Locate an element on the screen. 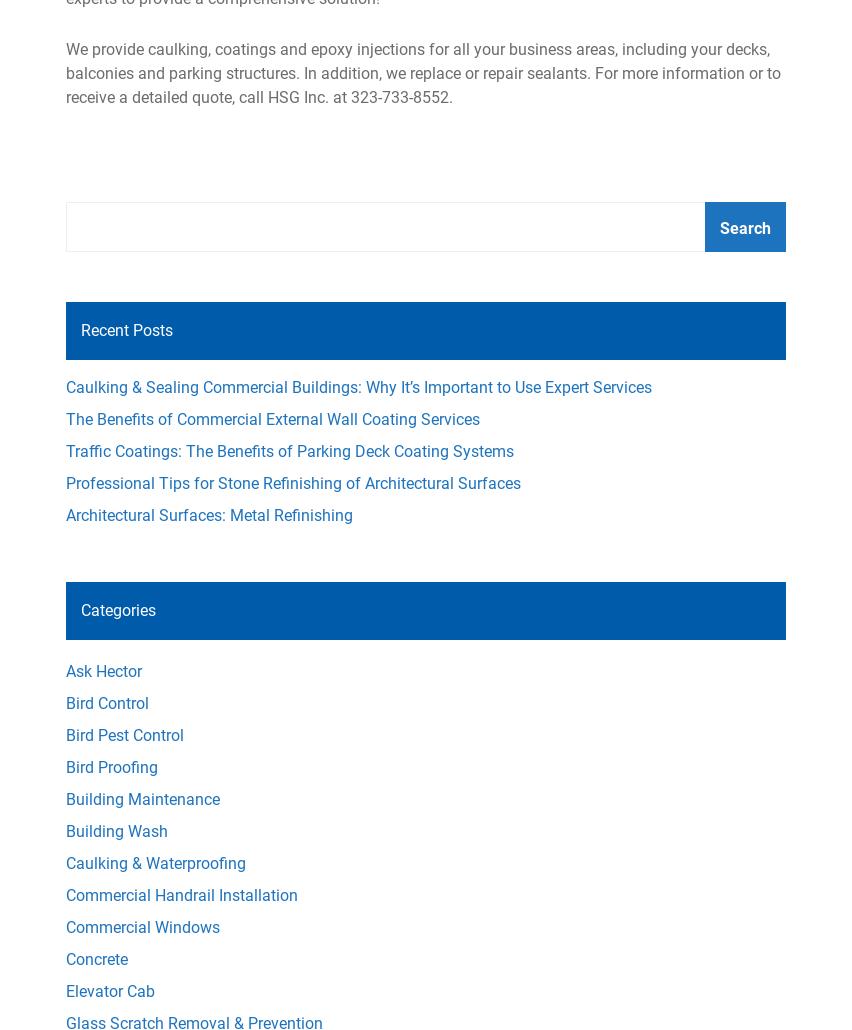  'provide' is located at coordinates (91, 48).